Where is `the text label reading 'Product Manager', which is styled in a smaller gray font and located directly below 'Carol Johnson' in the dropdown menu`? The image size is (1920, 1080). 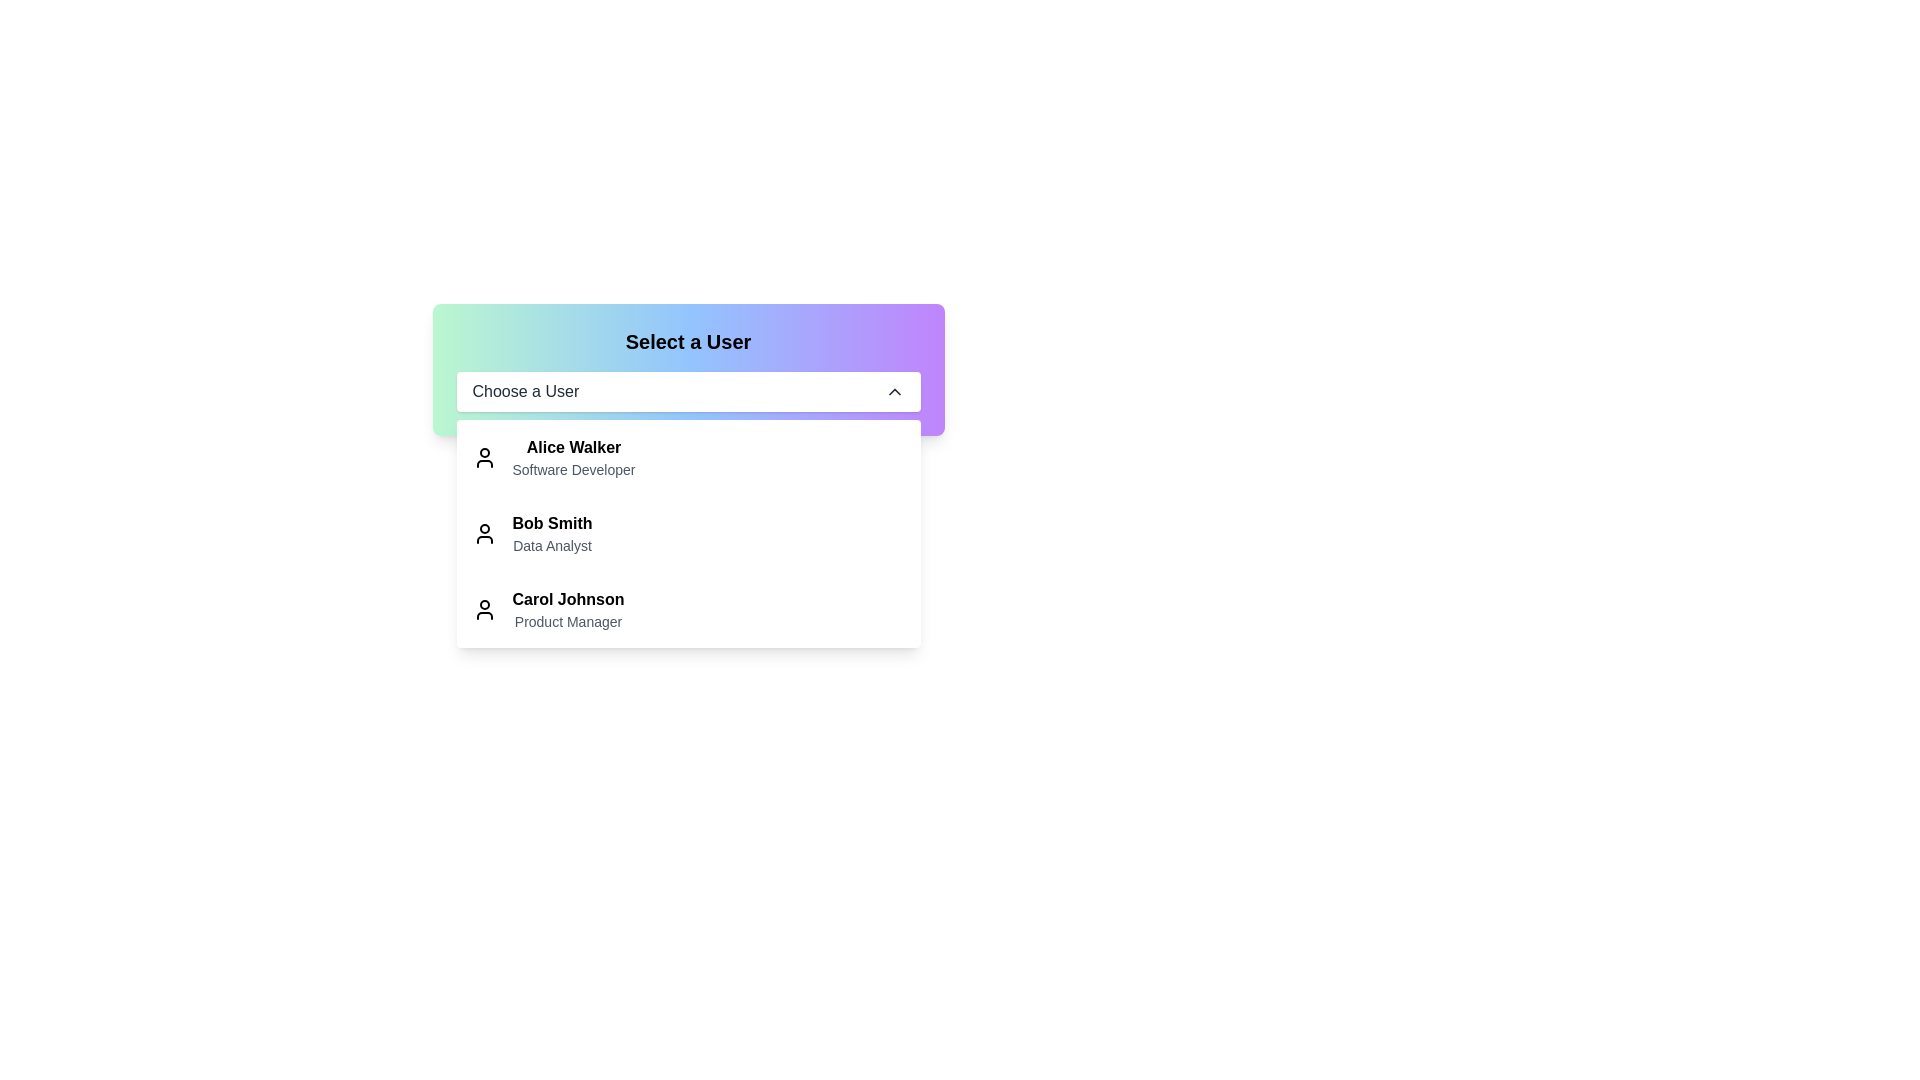
the text label reading 'Product Manager', which is styled in a smaller gray font and located directly below 'Carol Johnson' in the dropdown menu is located at coordinates (567, 620).